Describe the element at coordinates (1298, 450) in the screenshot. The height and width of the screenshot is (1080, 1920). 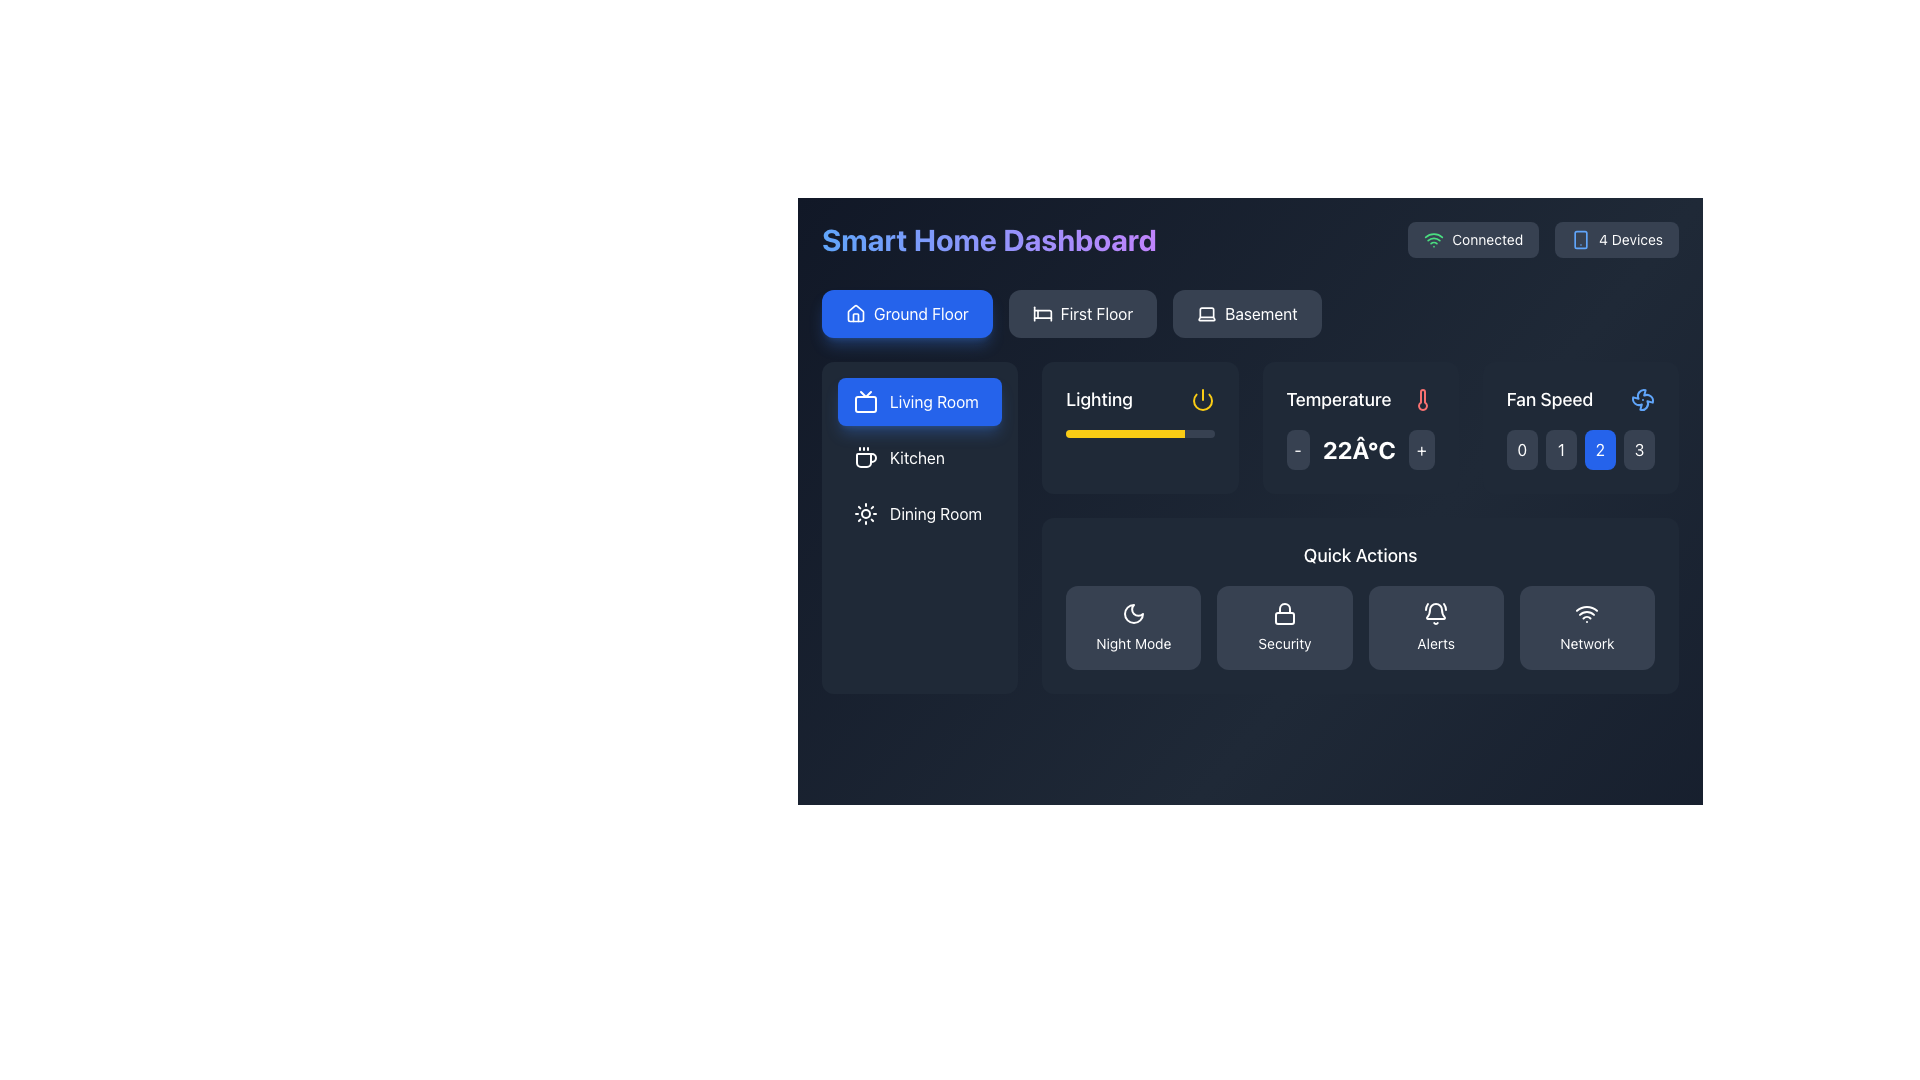
I see `the button that decreases the temperature setting, located on the 'Temperature' panel to the left of the '22°C' display` at that location.